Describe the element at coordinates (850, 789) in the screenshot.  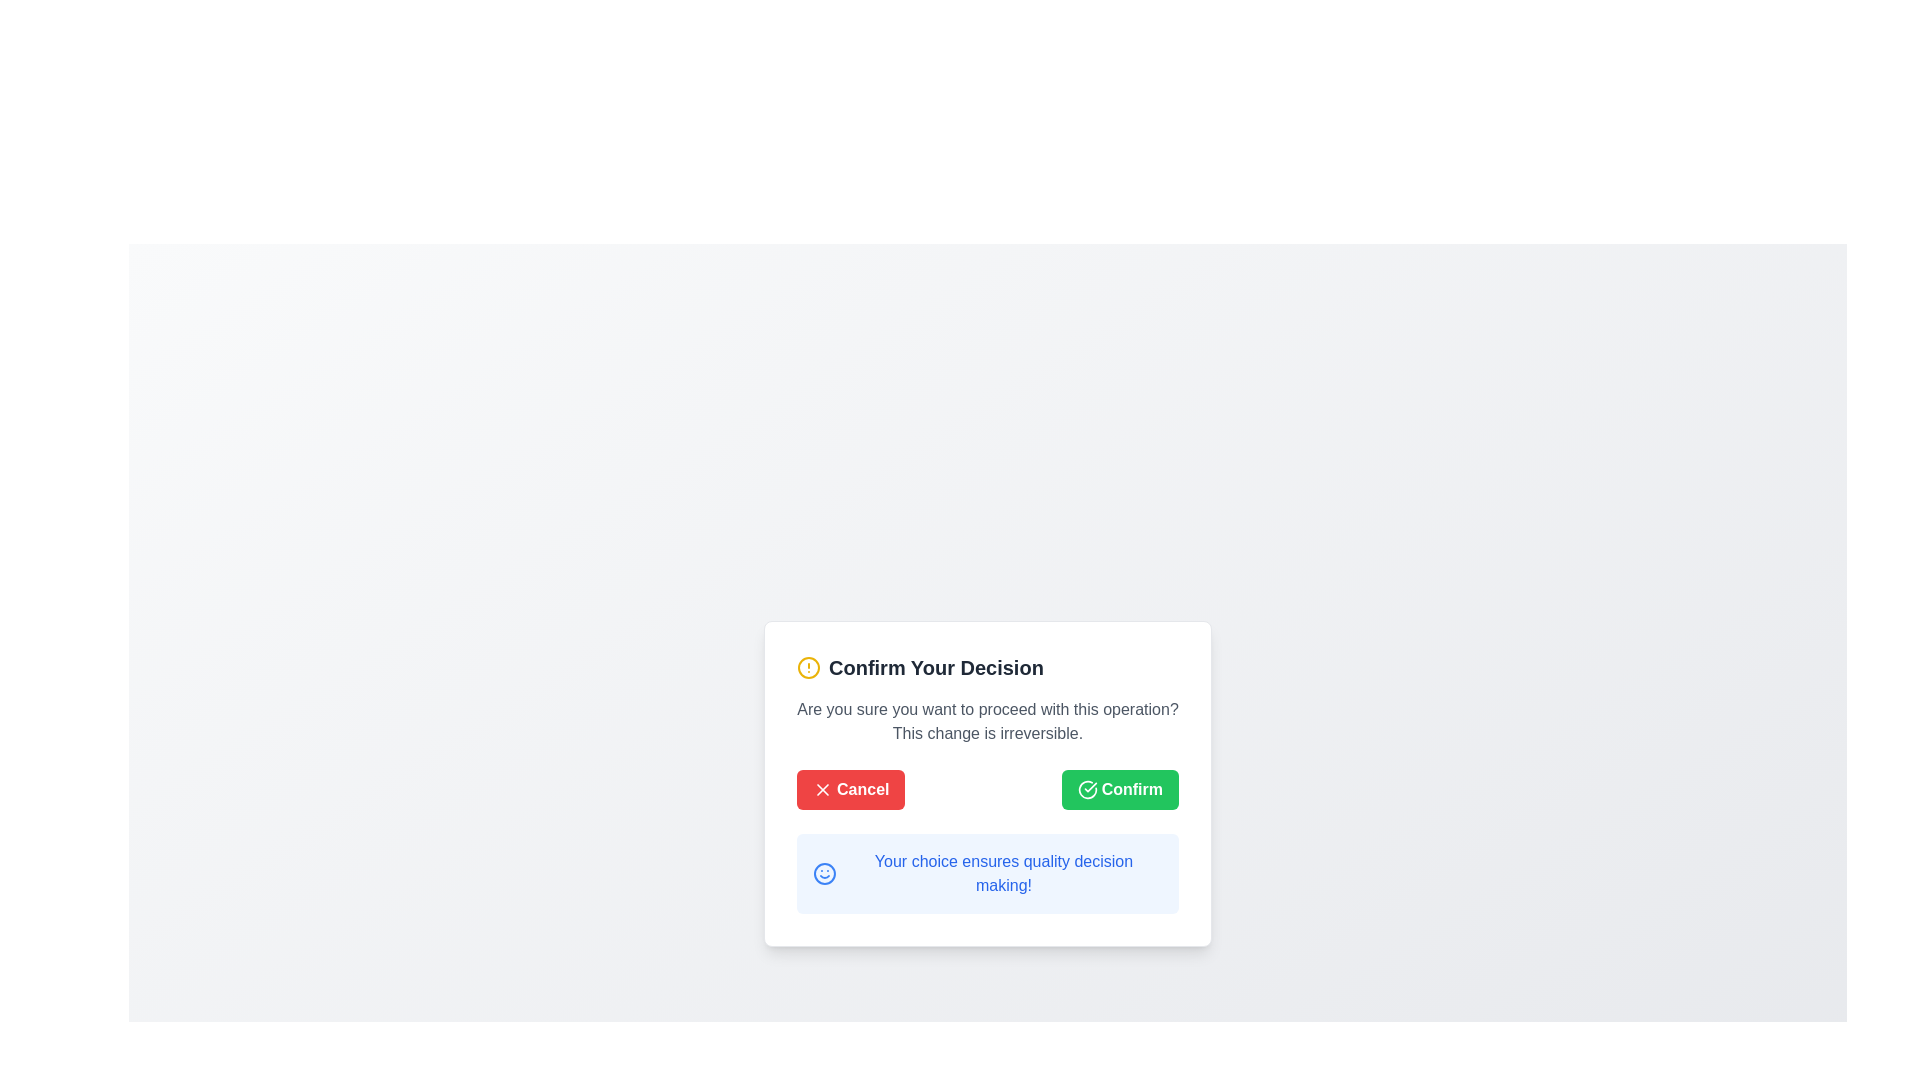
I see `the leftmost button in the horizontally aligned button group` at that location.